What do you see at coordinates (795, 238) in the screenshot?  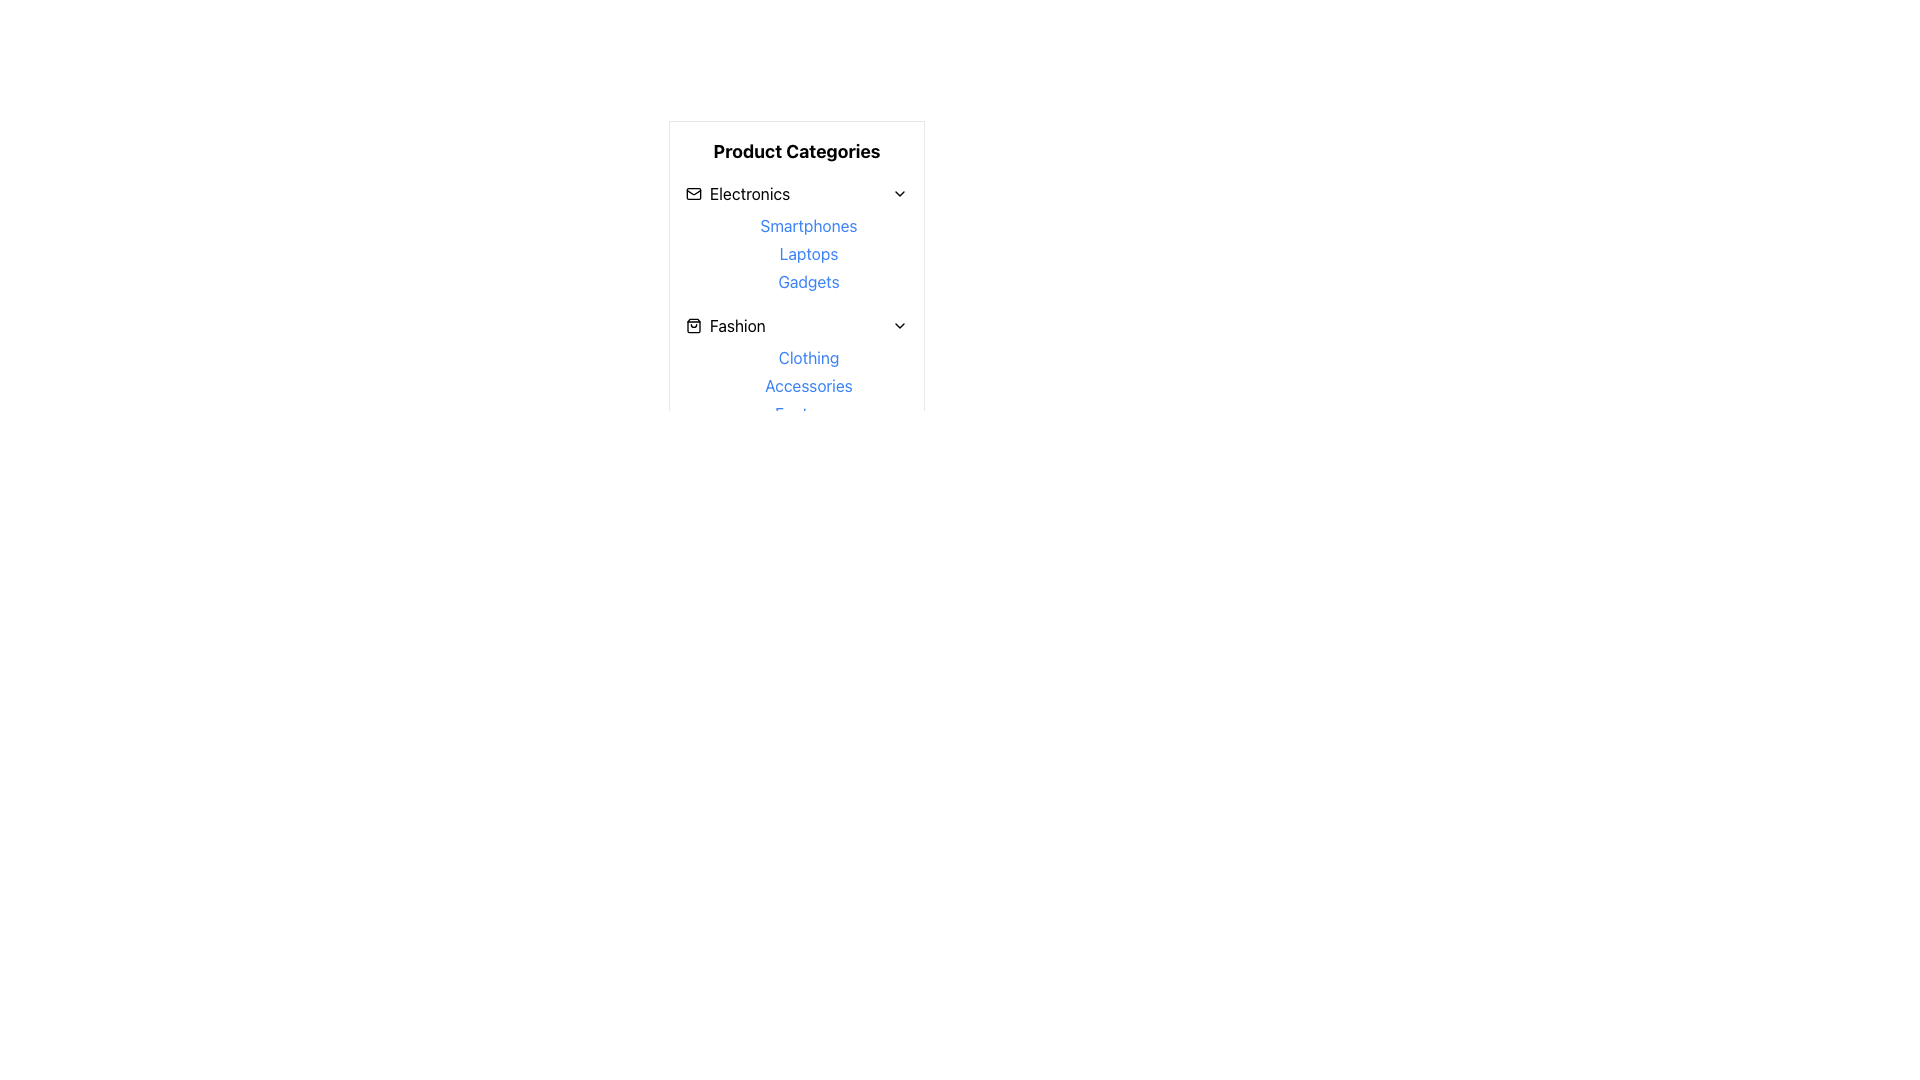 I see `the 'Electronics Smartphones Laptops Gadgets' dropdown submenu to trigger potential interactions with the links 'Smartphones', 'Laptops', and 'Gadgets'` at bounding box center [795, 238].